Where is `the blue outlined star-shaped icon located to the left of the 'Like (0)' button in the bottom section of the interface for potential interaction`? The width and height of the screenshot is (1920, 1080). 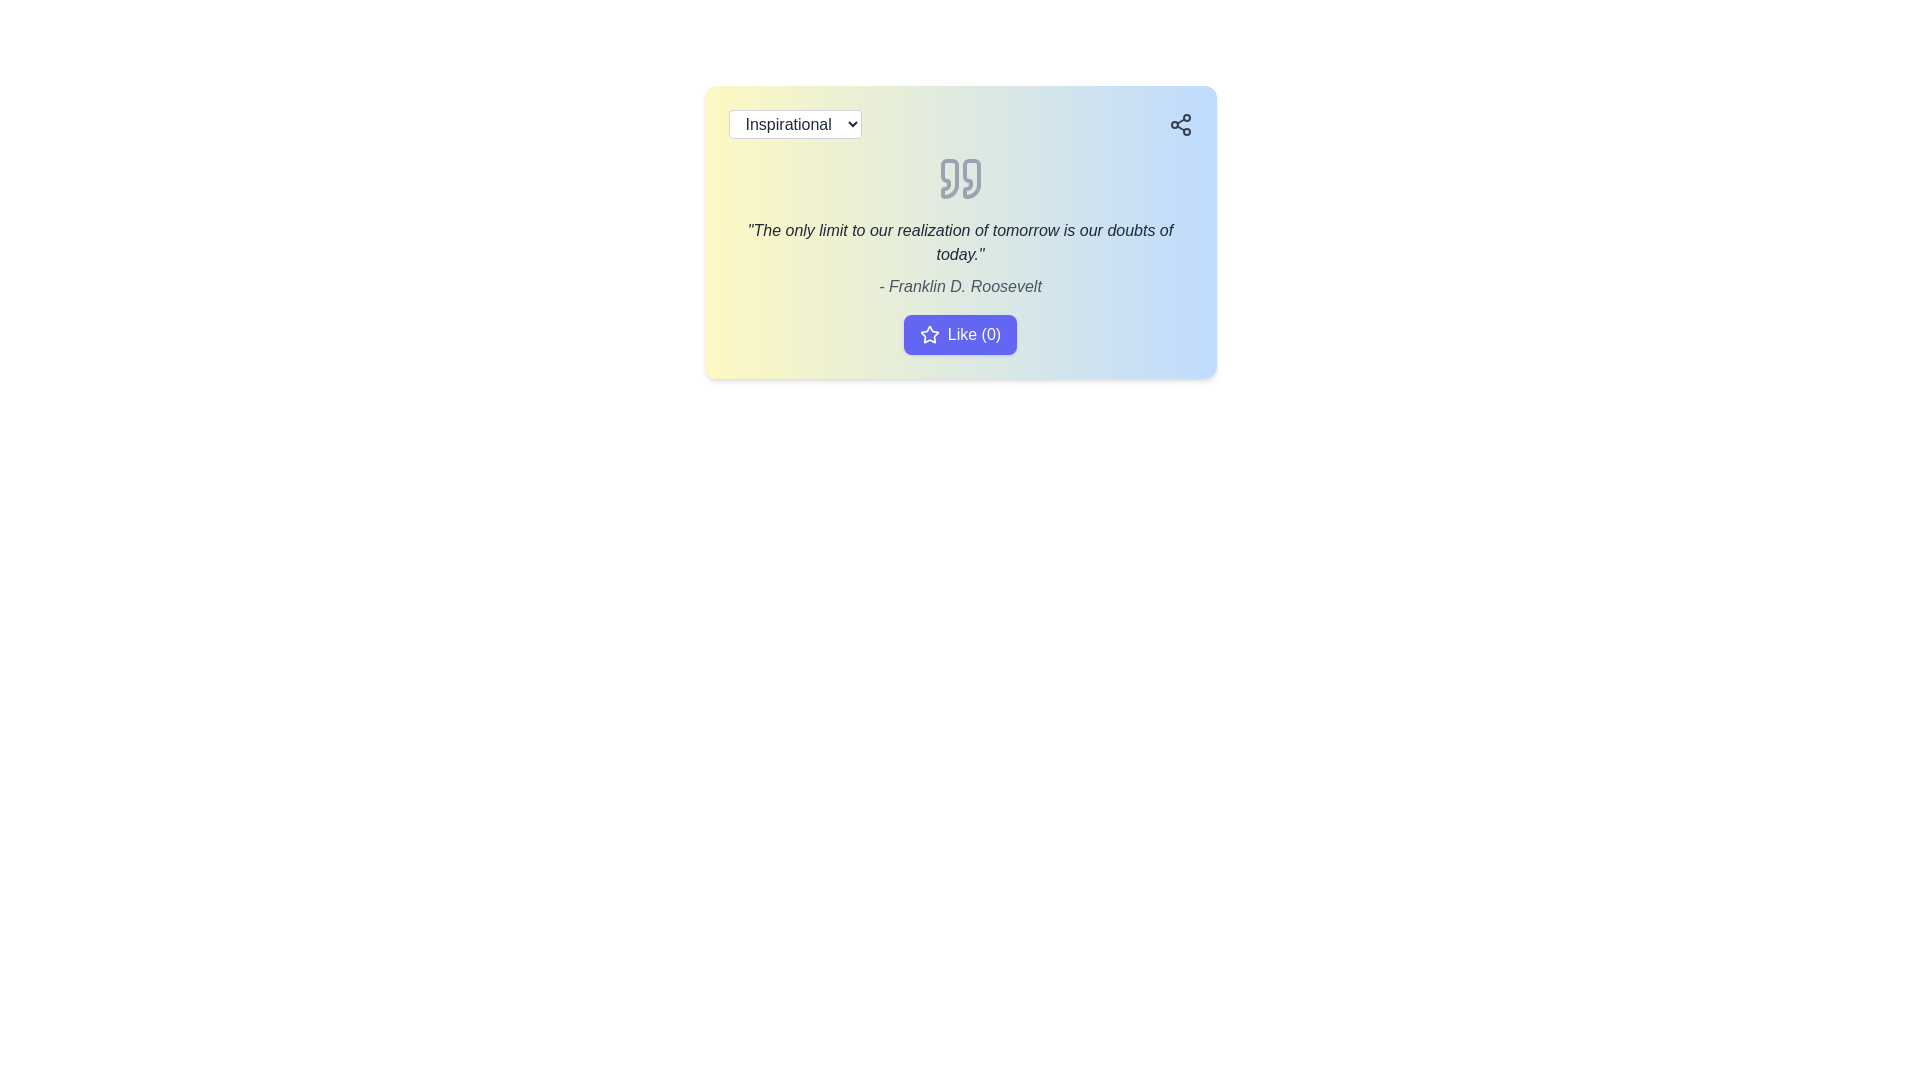 the blue outlined star-shaped icon located to the left of the 'Like (0)' button in the bottom section of the interface for potential interaction is located at coordinates (928, 333).